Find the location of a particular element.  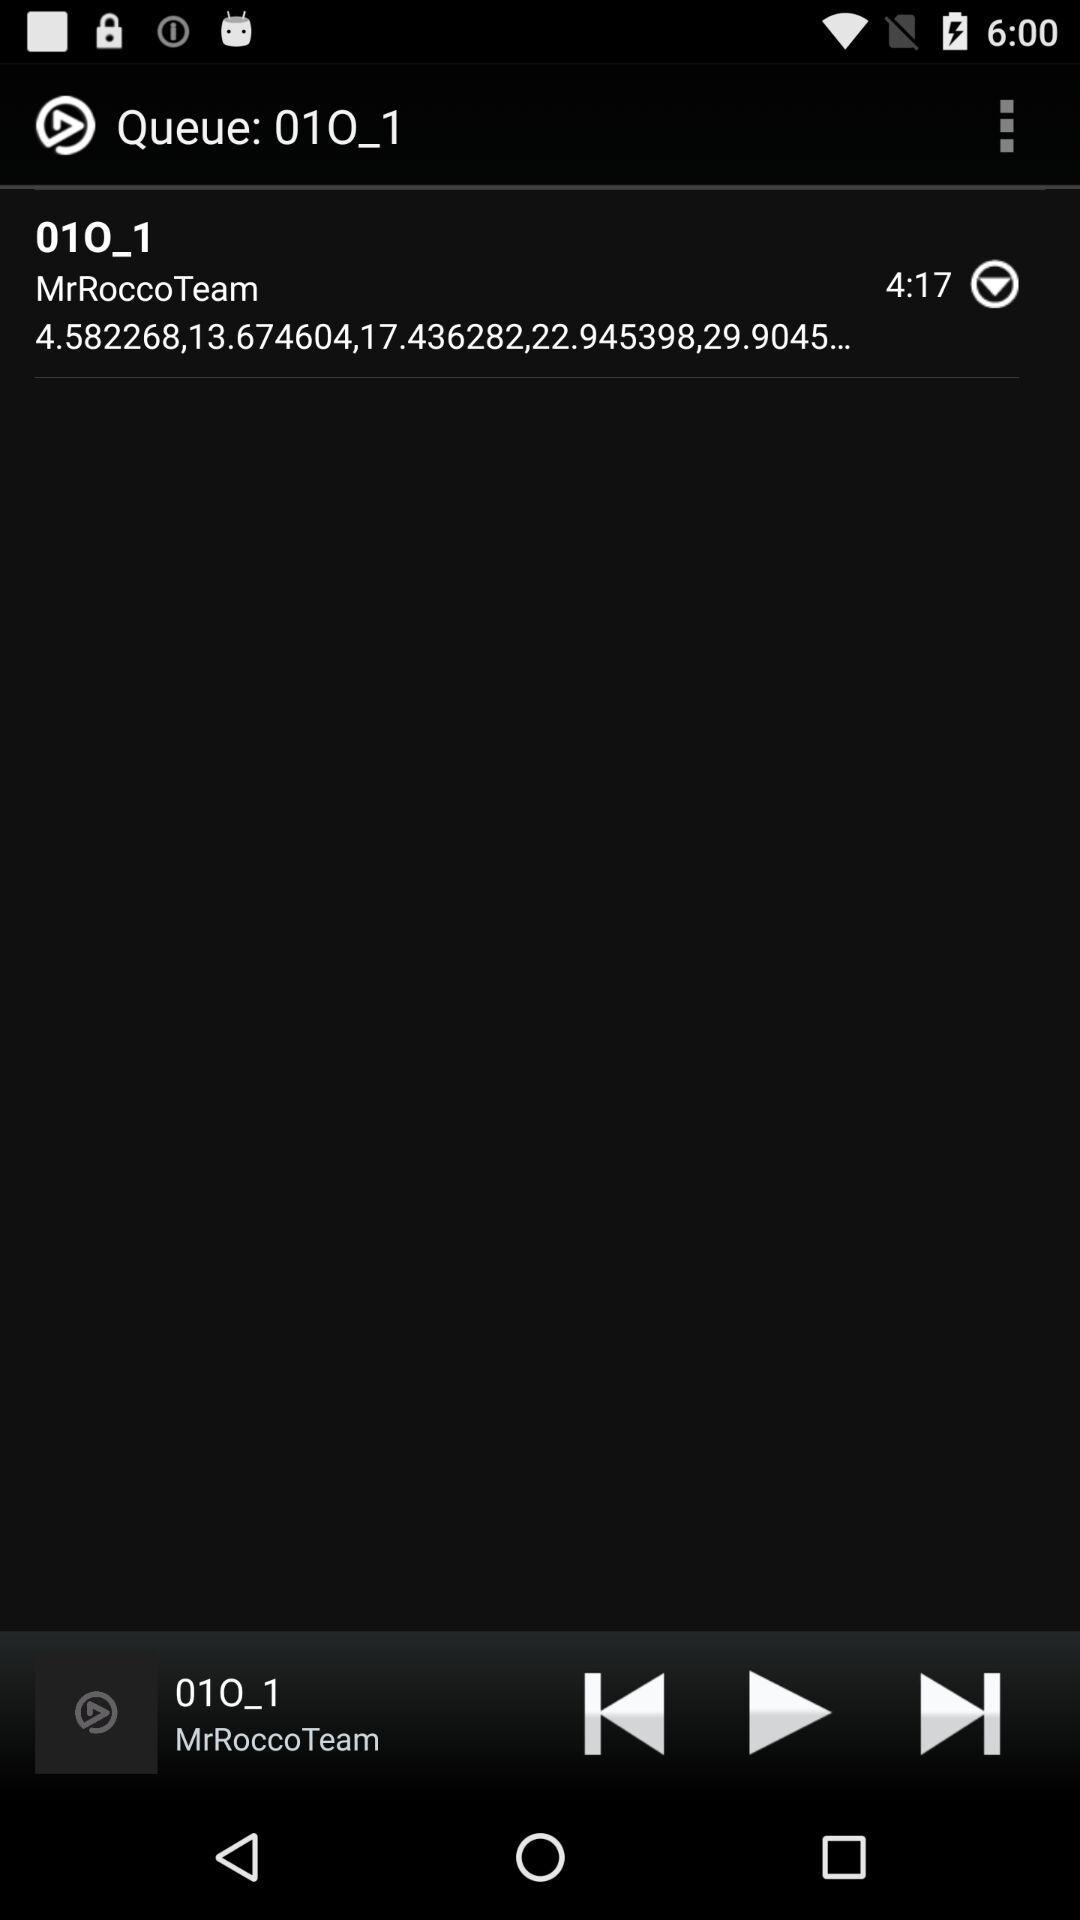

the icon below mrroccoteam 4 582268 icon is located at coordinates (790, 1711).